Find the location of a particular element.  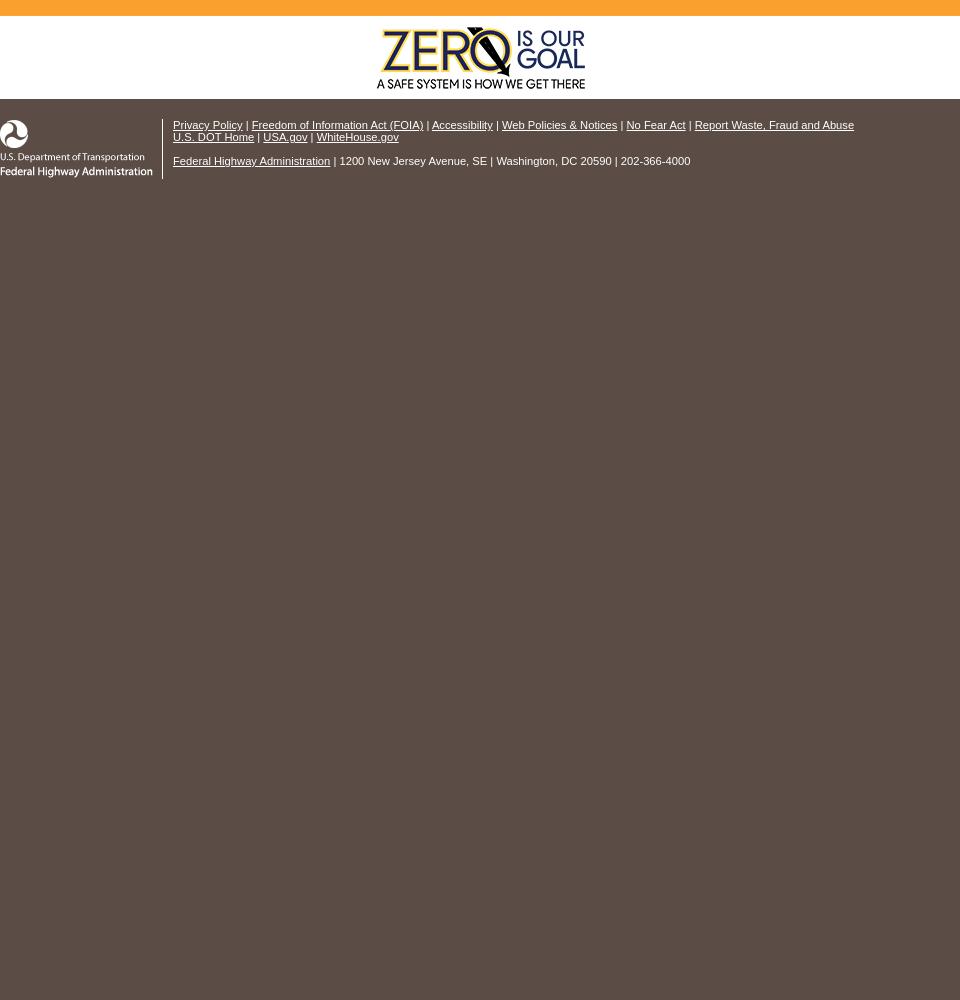

'Federal Highway Administration' is located at coordinates (171, 161).